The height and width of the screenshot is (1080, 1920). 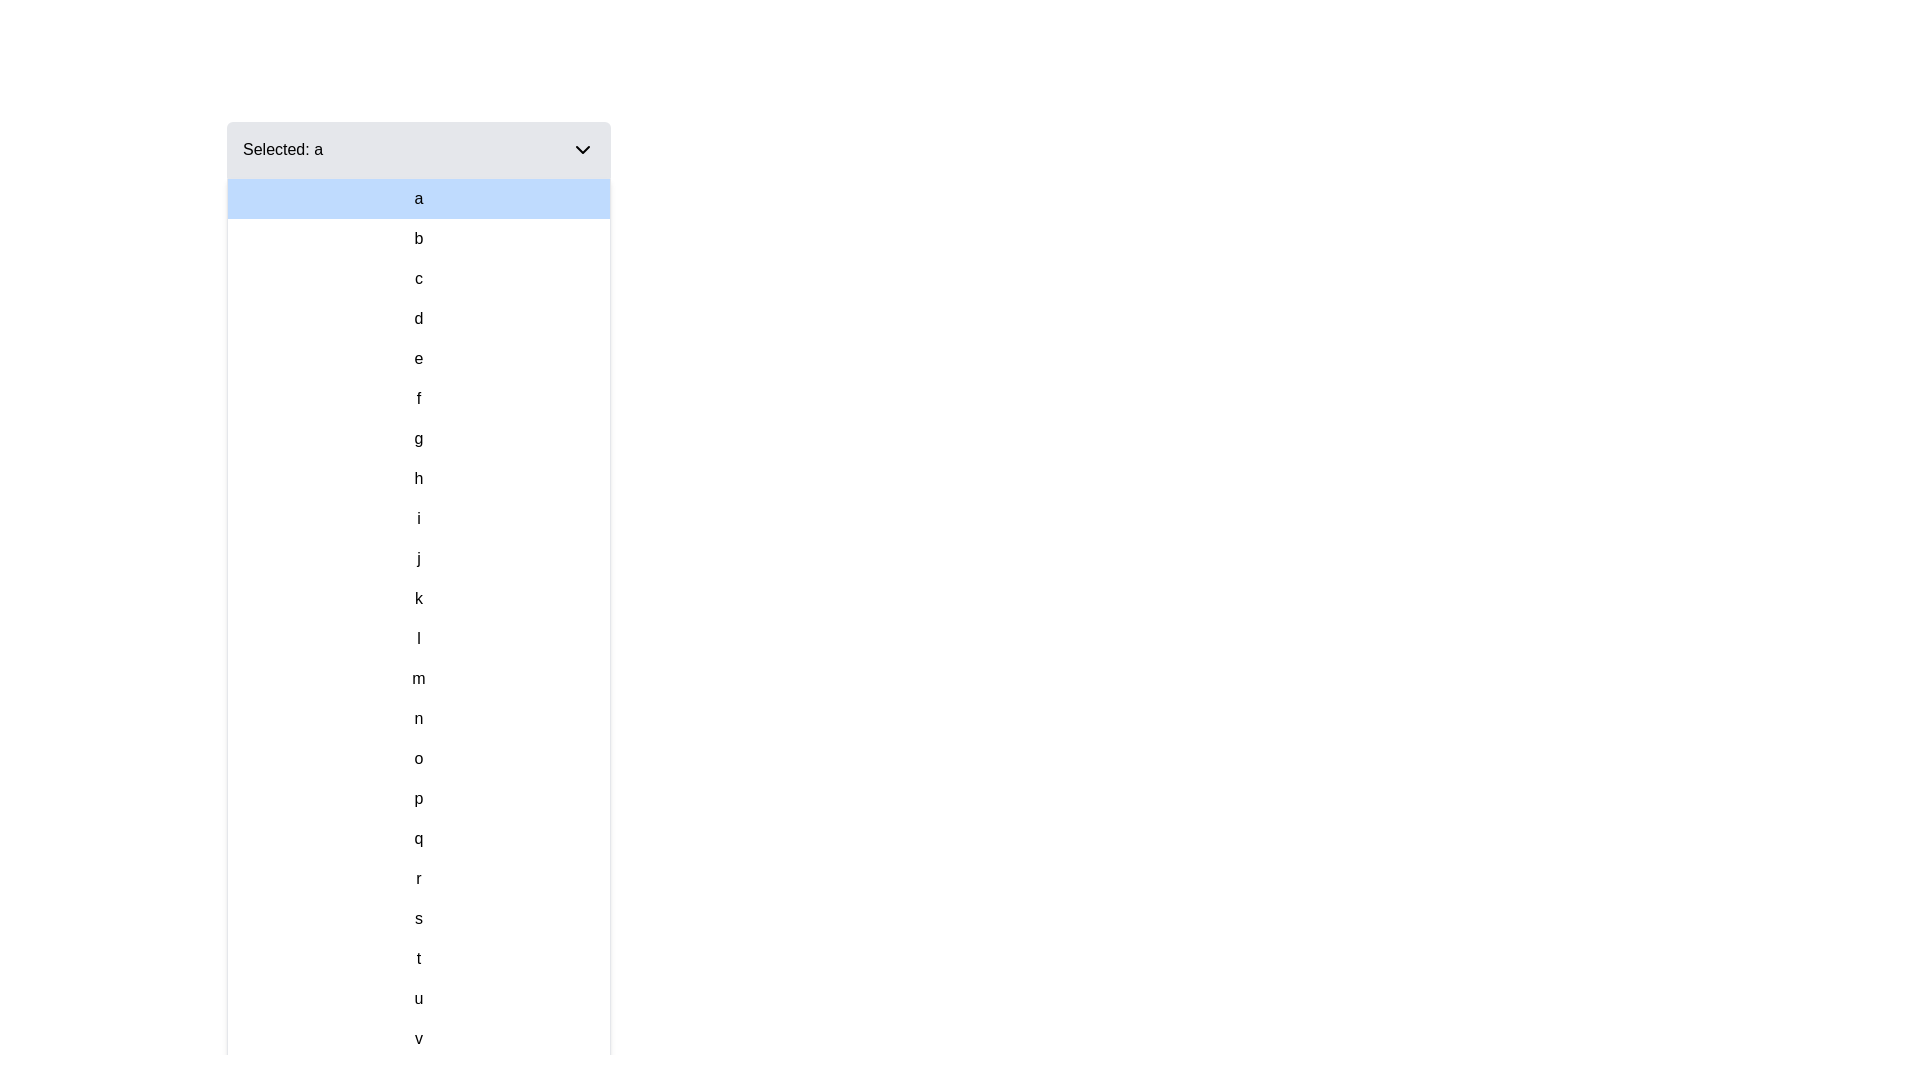 I want to click on to select the character 'f' from the dropdown list, which is the sixth item in the list between 'e' and 'g', so click(x=417, y=398).